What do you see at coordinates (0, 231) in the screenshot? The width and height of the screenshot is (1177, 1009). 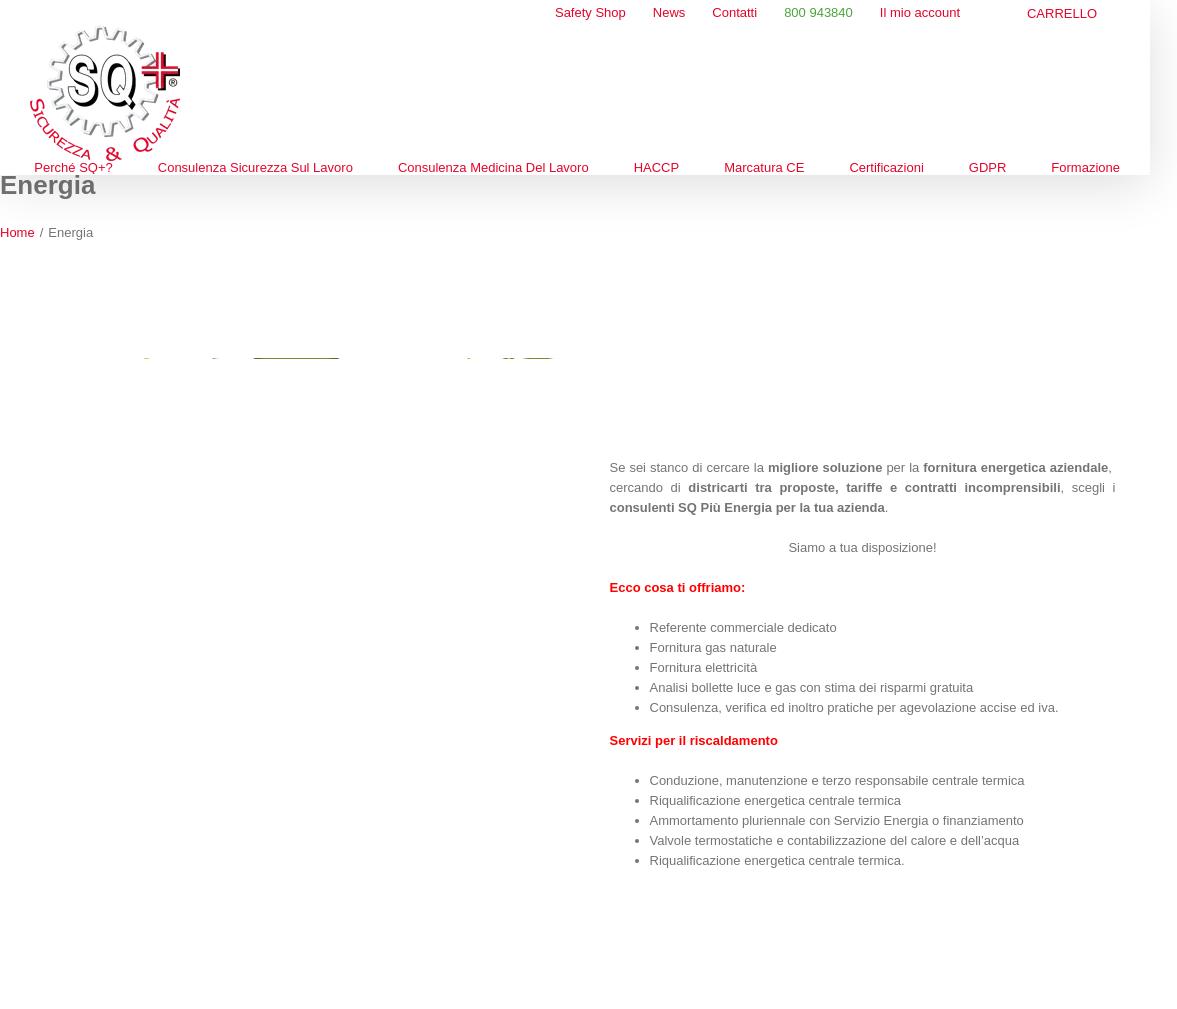 I see `'Home'` at bounding box center [0, 231].